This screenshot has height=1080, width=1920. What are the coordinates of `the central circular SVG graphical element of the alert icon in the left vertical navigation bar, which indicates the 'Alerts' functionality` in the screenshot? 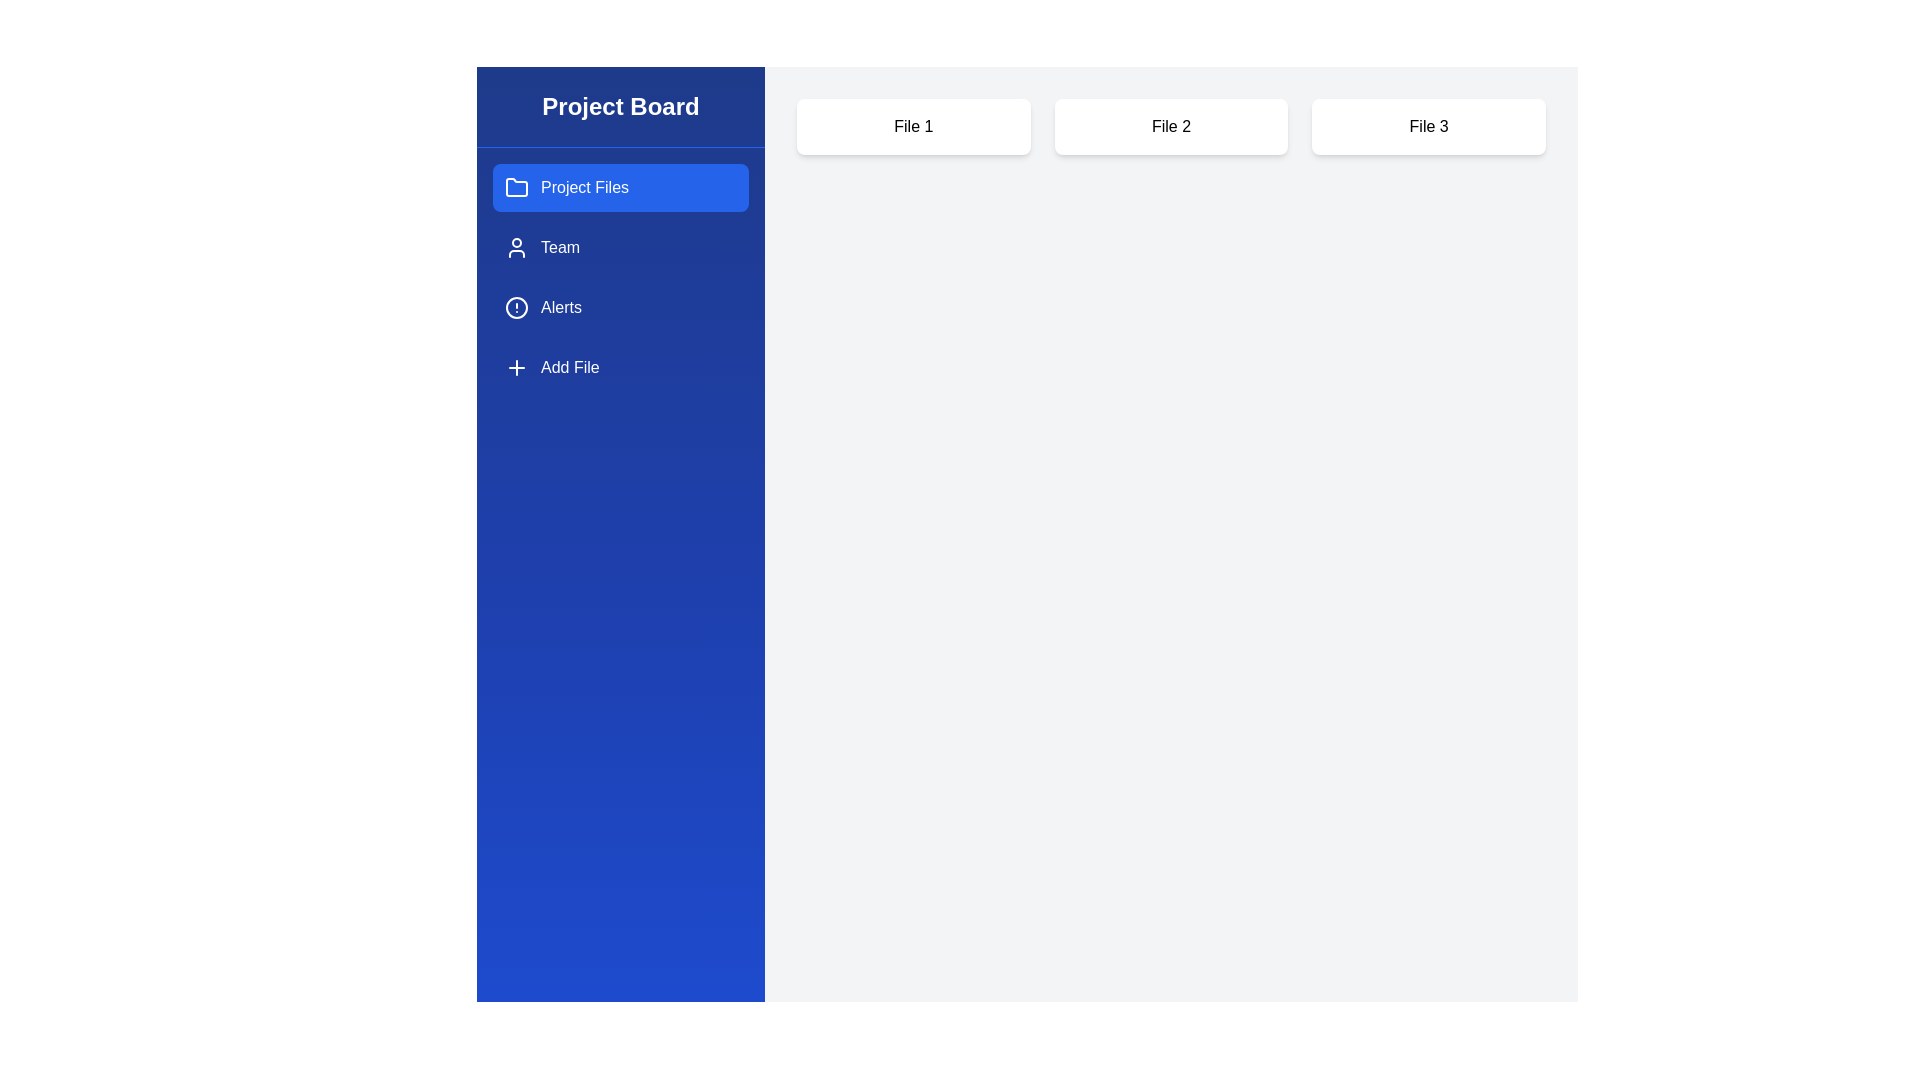 It's located at (517, 308).